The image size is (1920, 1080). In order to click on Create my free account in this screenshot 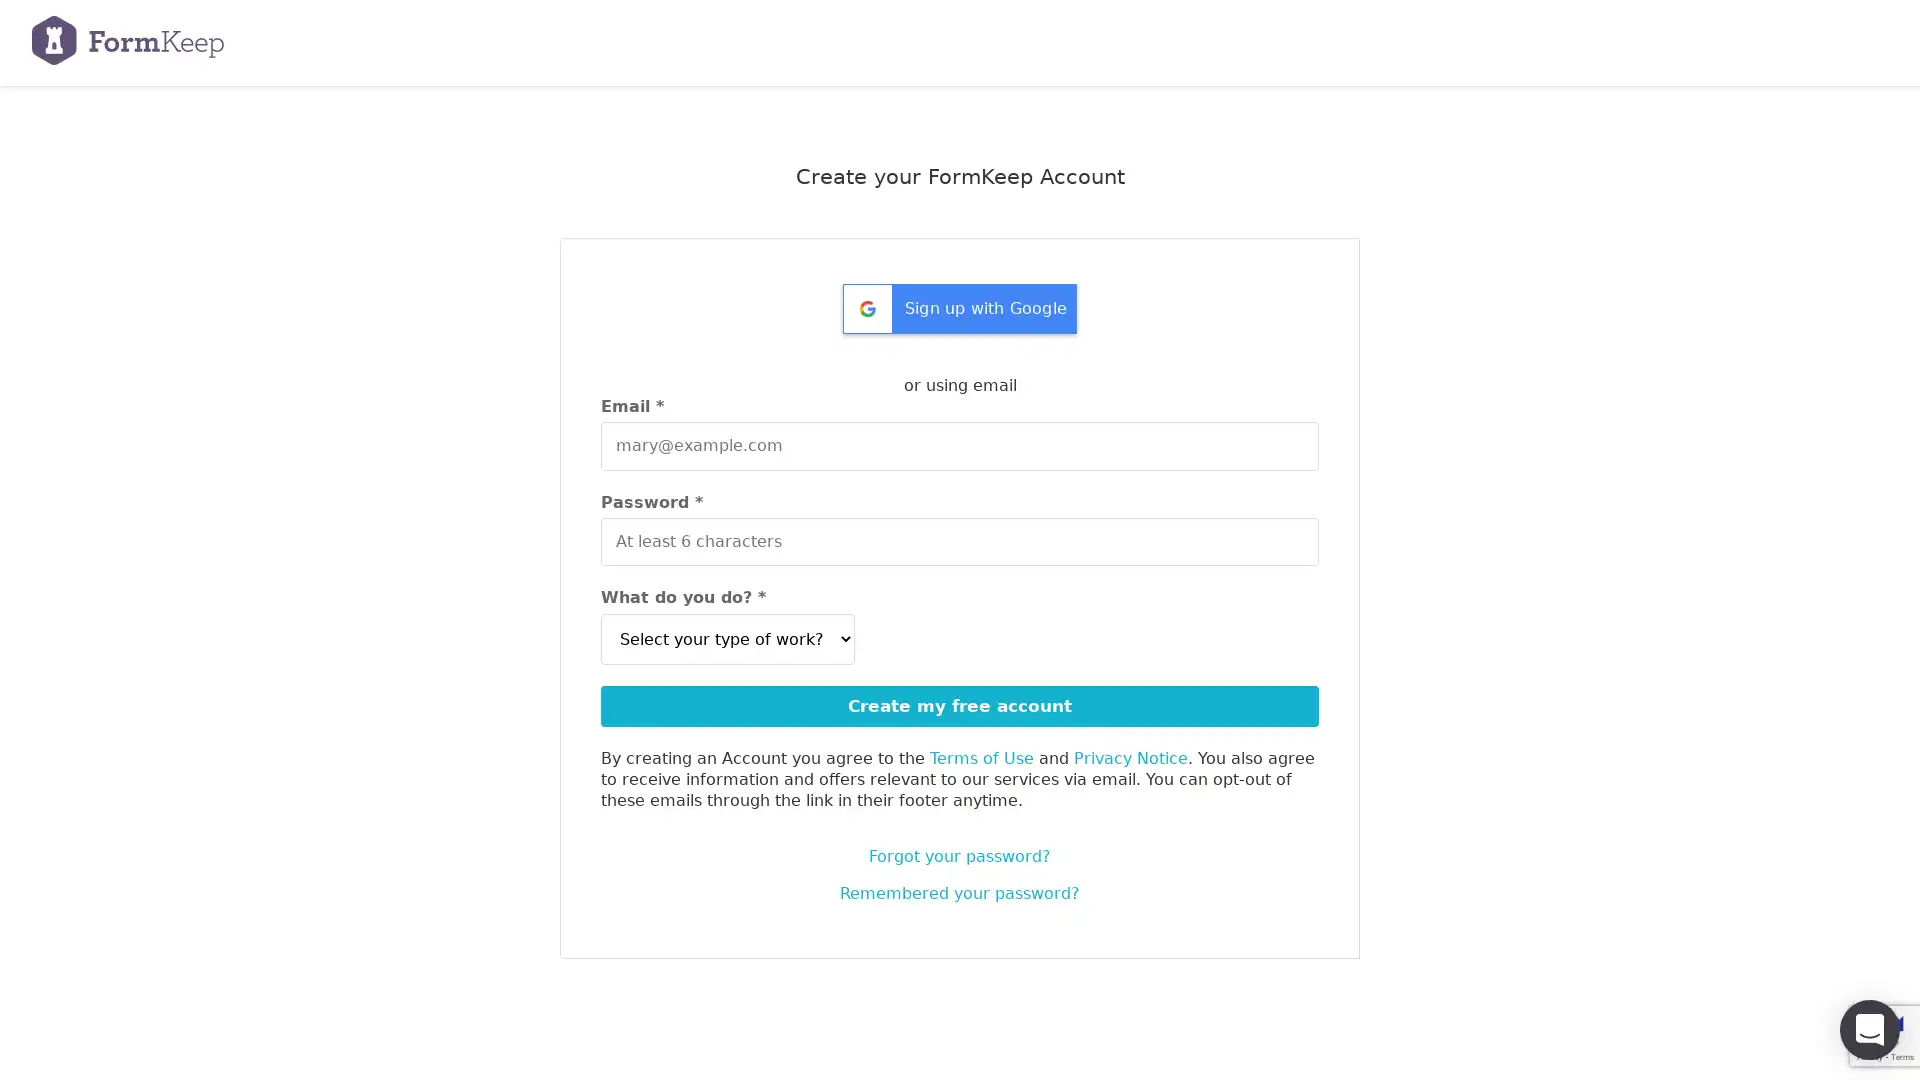, I will do `click(960, 704)`.